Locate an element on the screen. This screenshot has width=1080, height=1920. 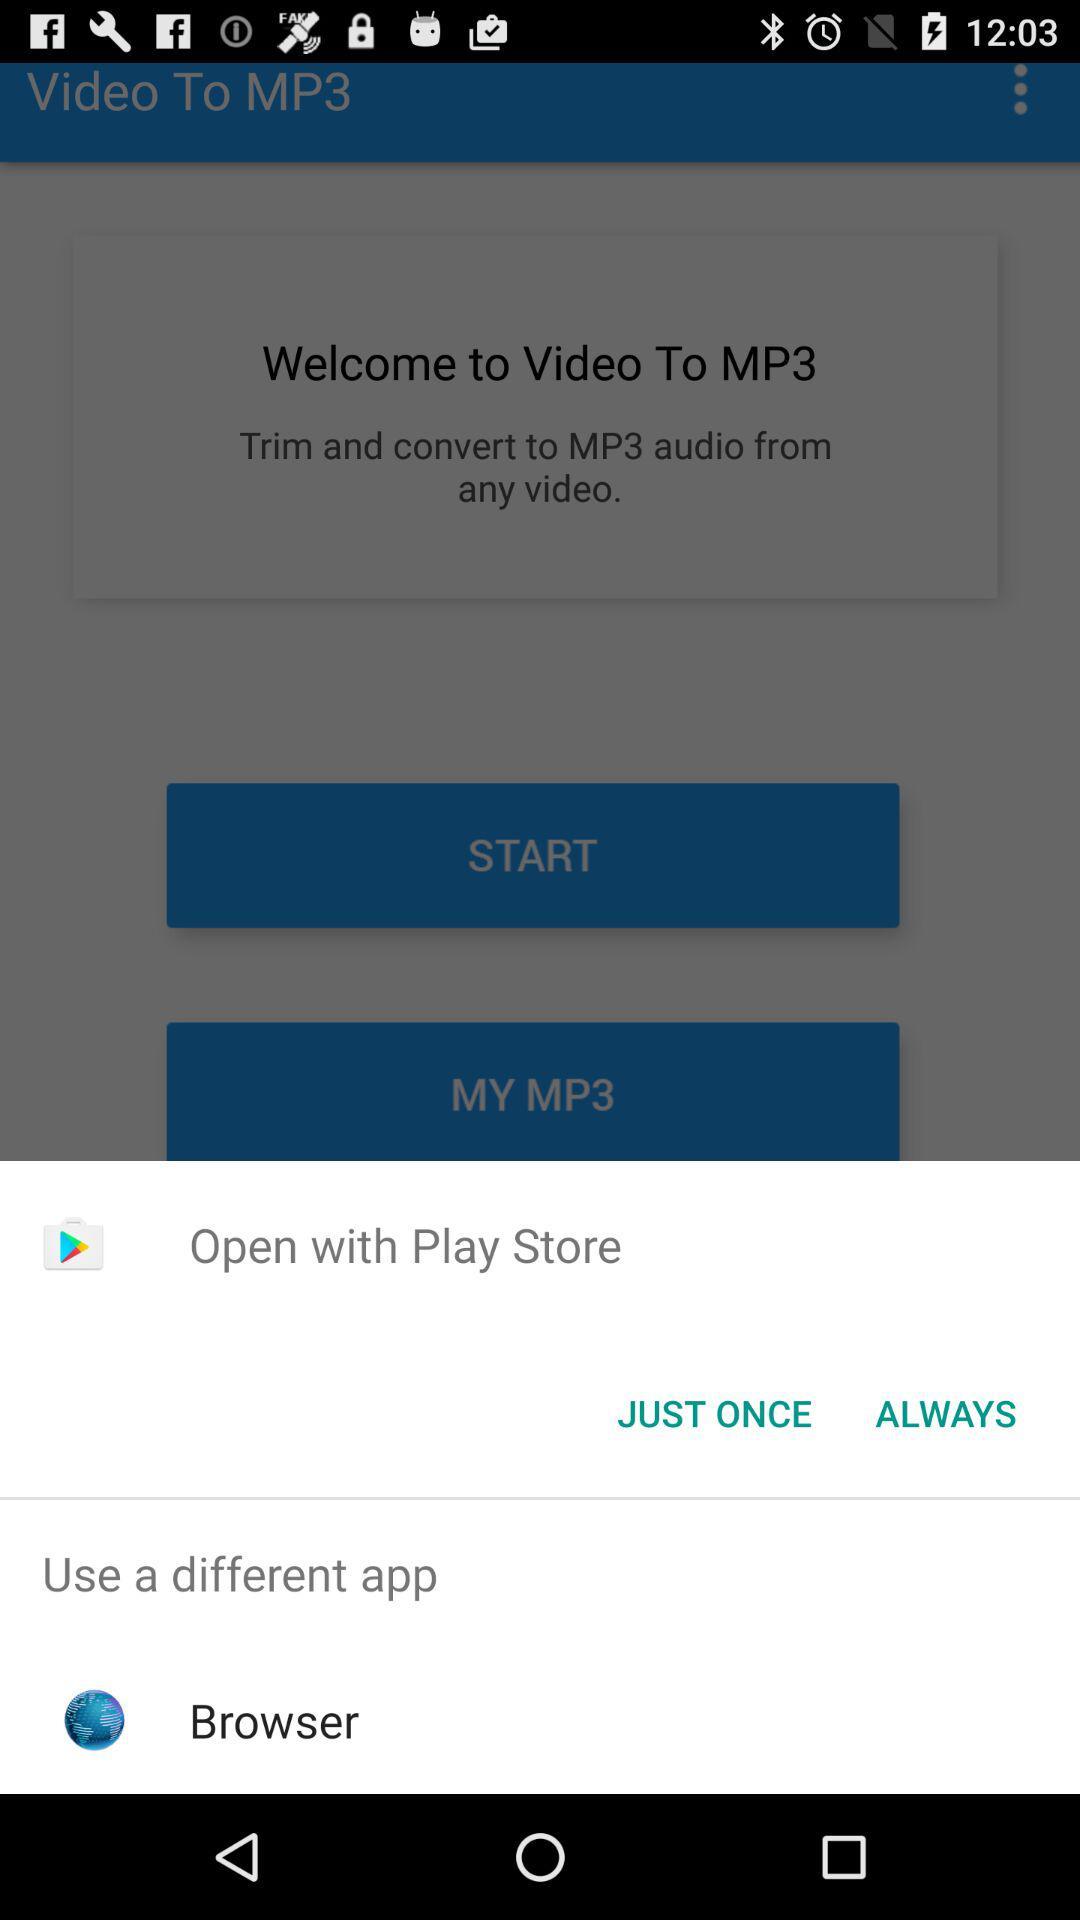
the icon below open with play icon is located at coordinates (945, 1411).